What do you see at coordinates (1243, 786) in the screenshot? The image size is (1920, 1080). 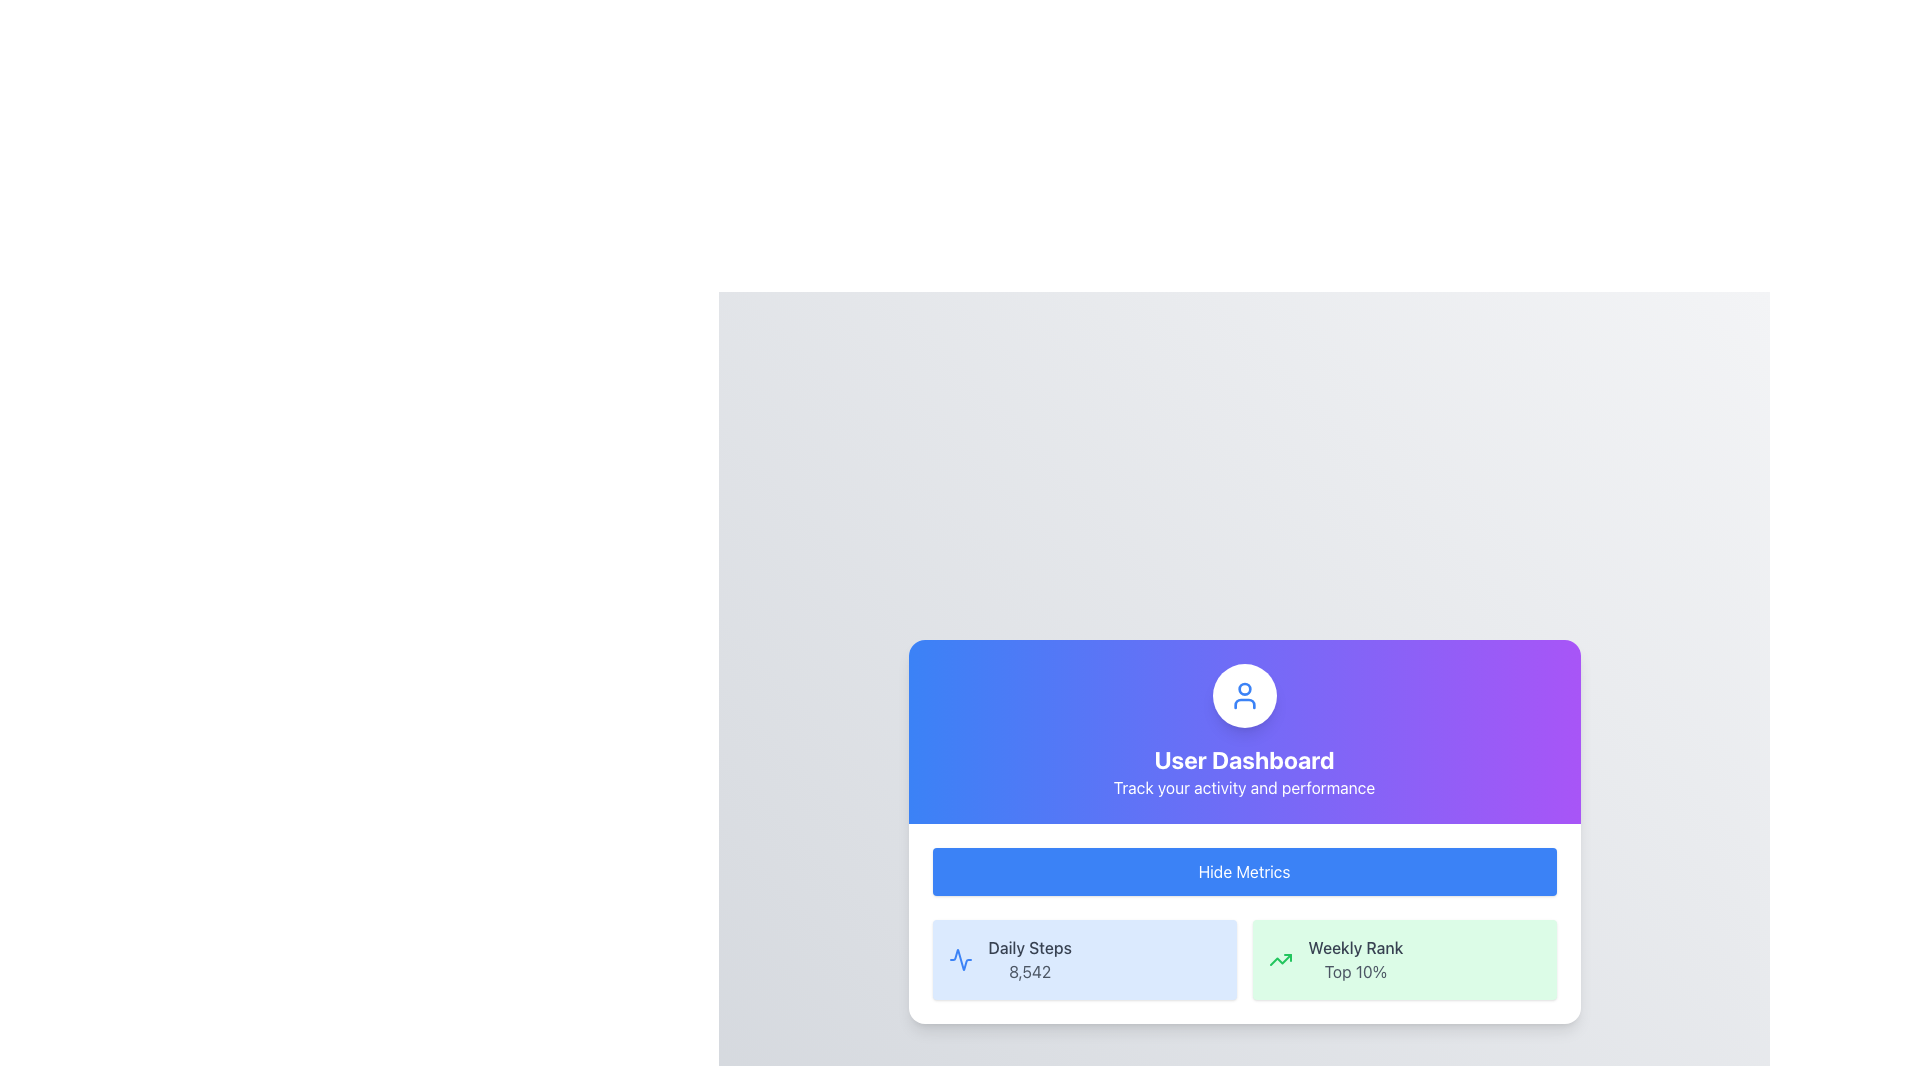 I see `the static text displaying 'Track your activity and performance', which is styled in white/light color and positioned beneath 'User Dashboard' within a card-like area` at bounding box center [1243, 786].